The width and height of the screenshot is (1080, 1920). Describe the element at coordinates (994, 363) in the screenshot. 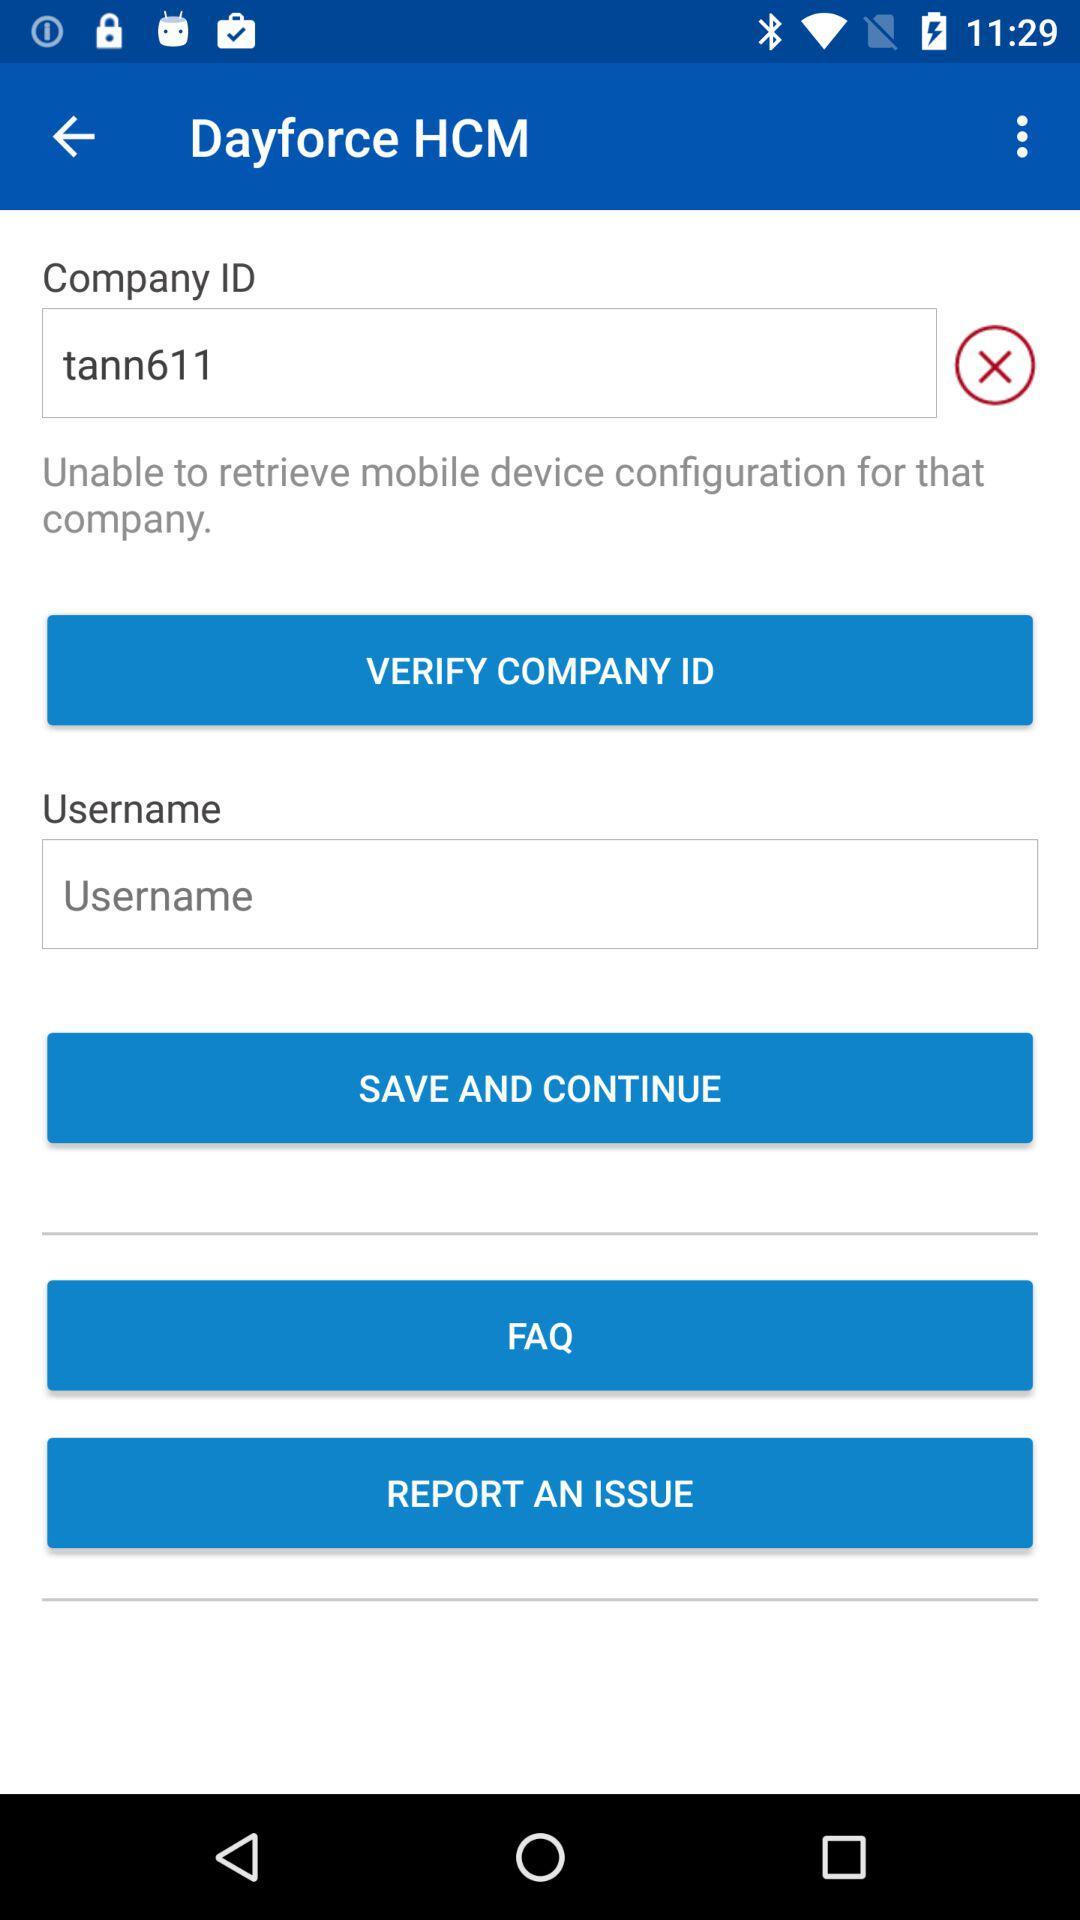

I see `the item next to tann611` at that location.